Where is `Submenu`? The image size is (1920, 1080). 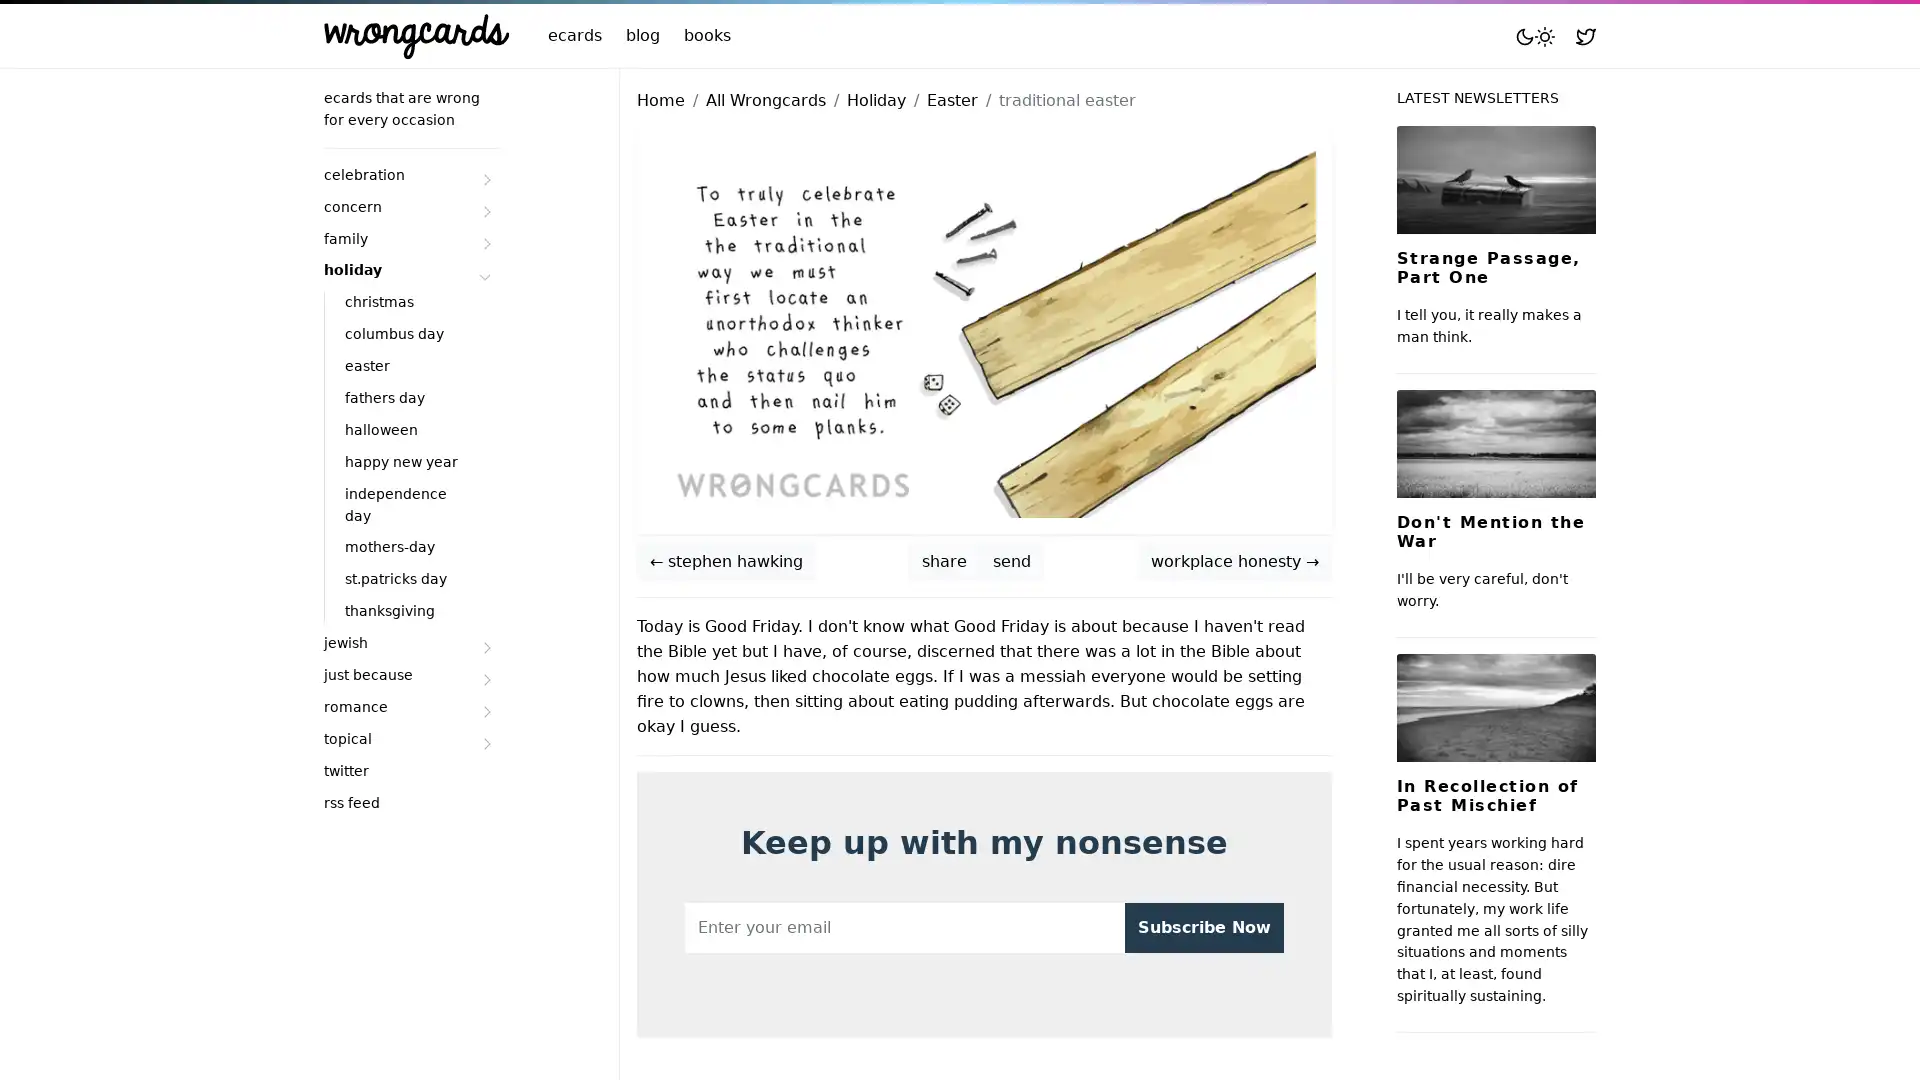
Submenu is located at coordinates (484, 177).